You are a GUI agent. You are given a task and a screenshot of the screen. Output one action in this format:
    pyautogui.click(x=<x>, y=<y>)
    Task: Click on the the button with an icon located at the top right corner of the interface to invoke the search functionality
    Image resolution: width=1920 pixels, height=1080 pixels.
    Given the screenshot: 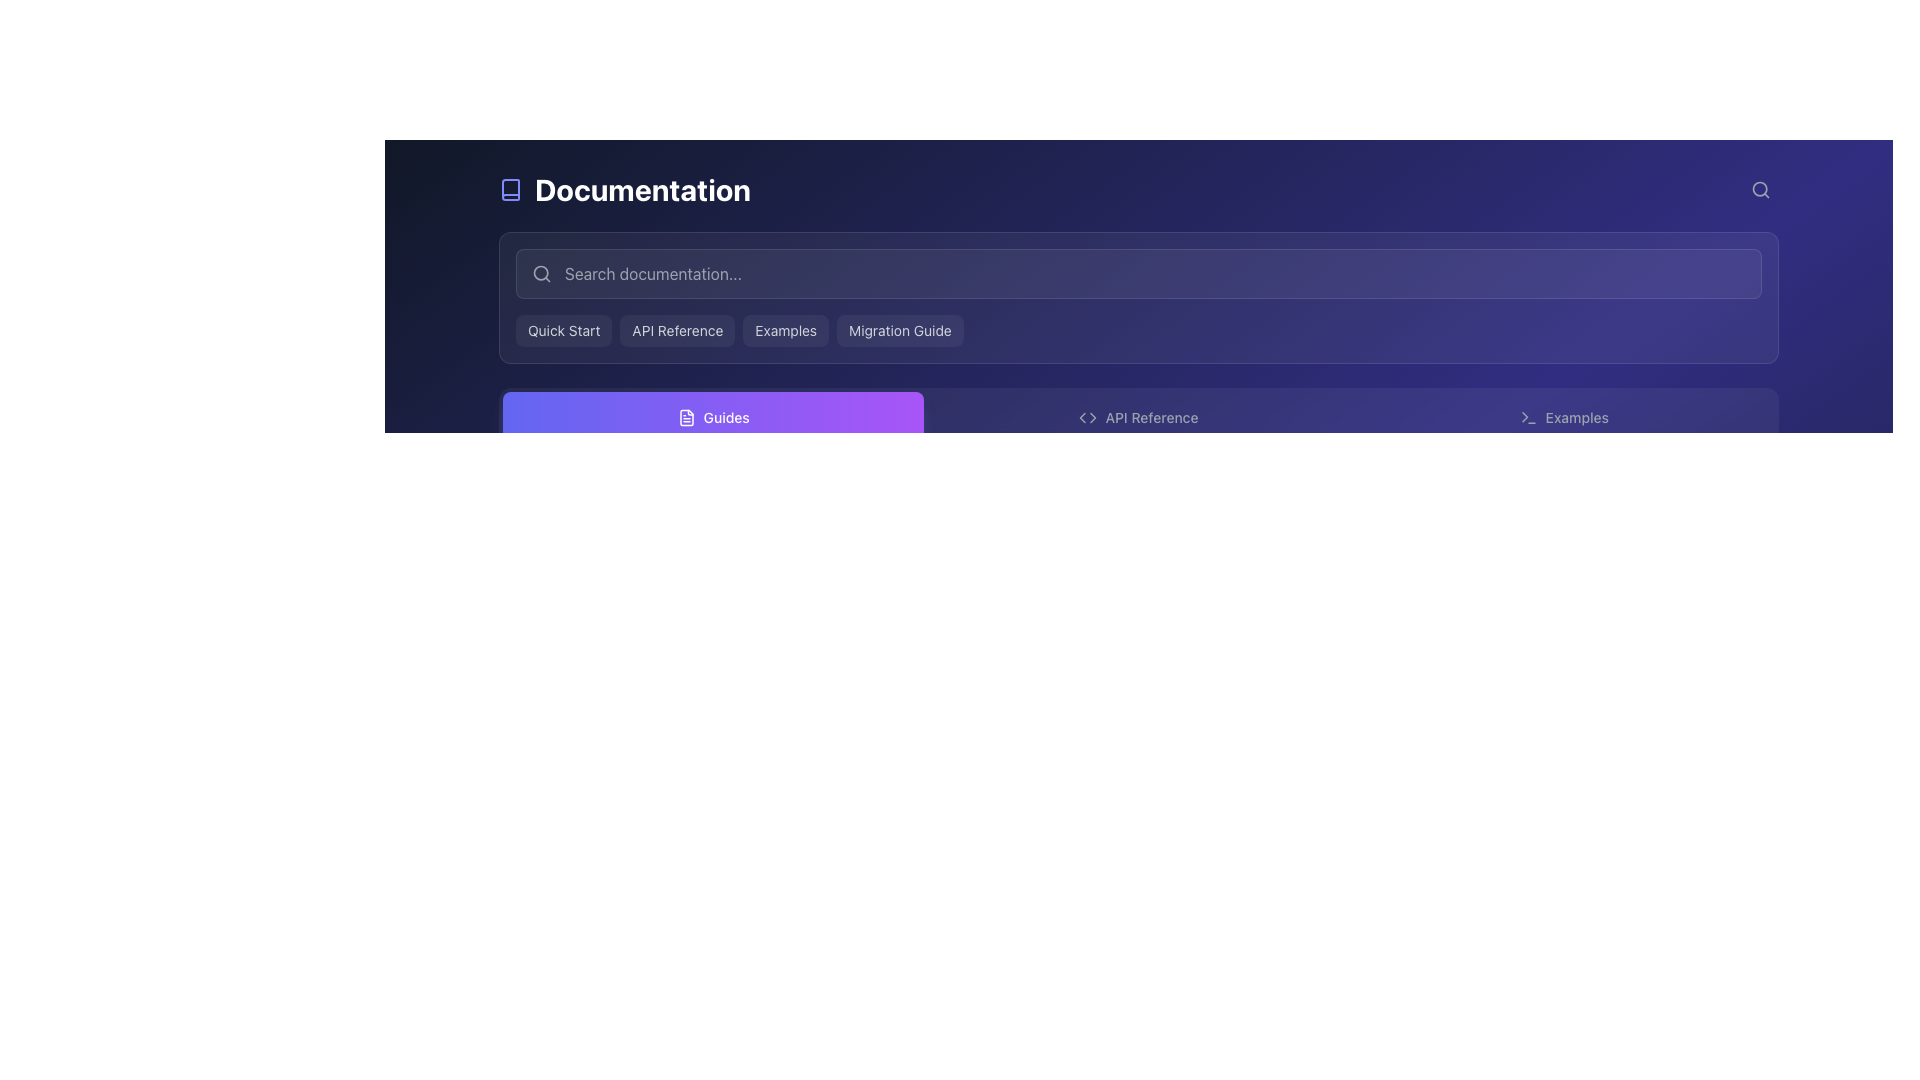 What is the action you would take?
    pyautogui.click(x=1761, y=189)
    